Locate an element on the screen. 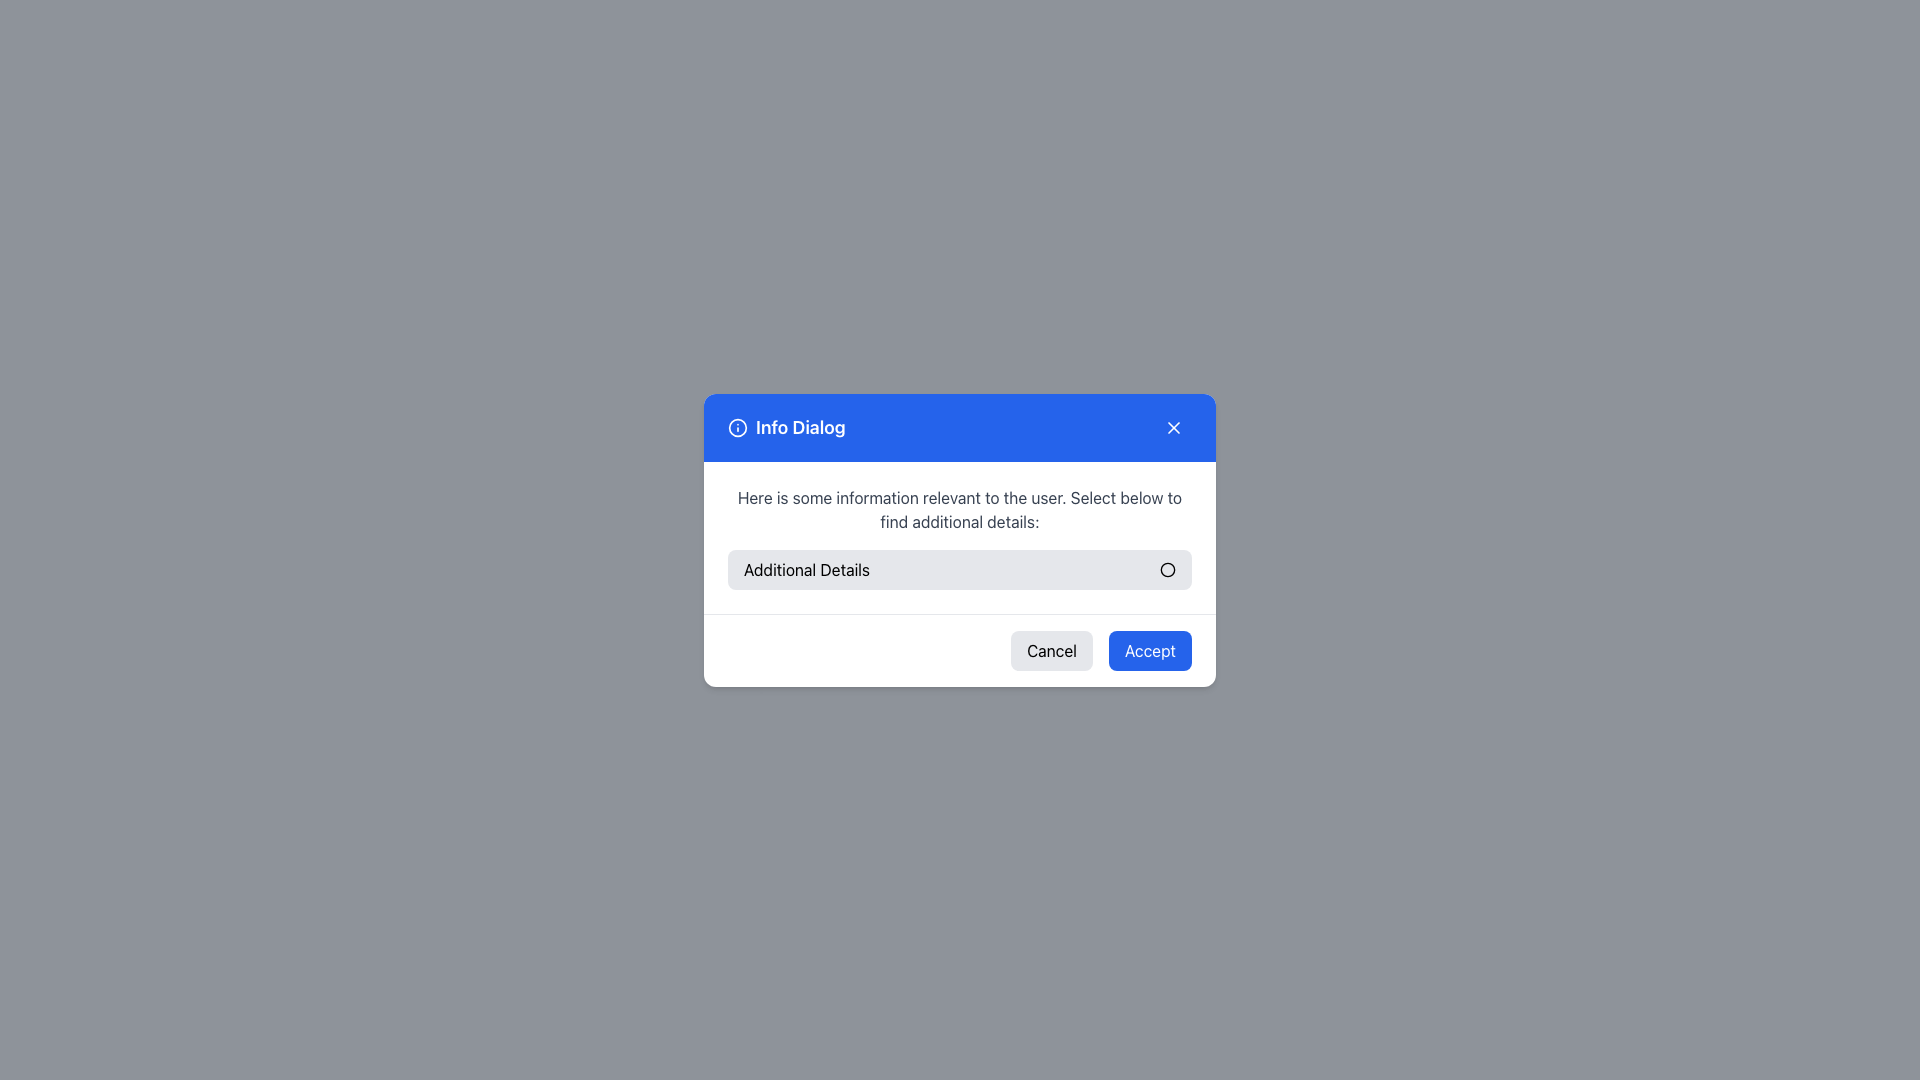 The width and height of the screenshot is (1920, 1080). the center of the icon located on the right side of the 'Additional Details' text field in the modal dialog is located at coordinates (1167, 569).